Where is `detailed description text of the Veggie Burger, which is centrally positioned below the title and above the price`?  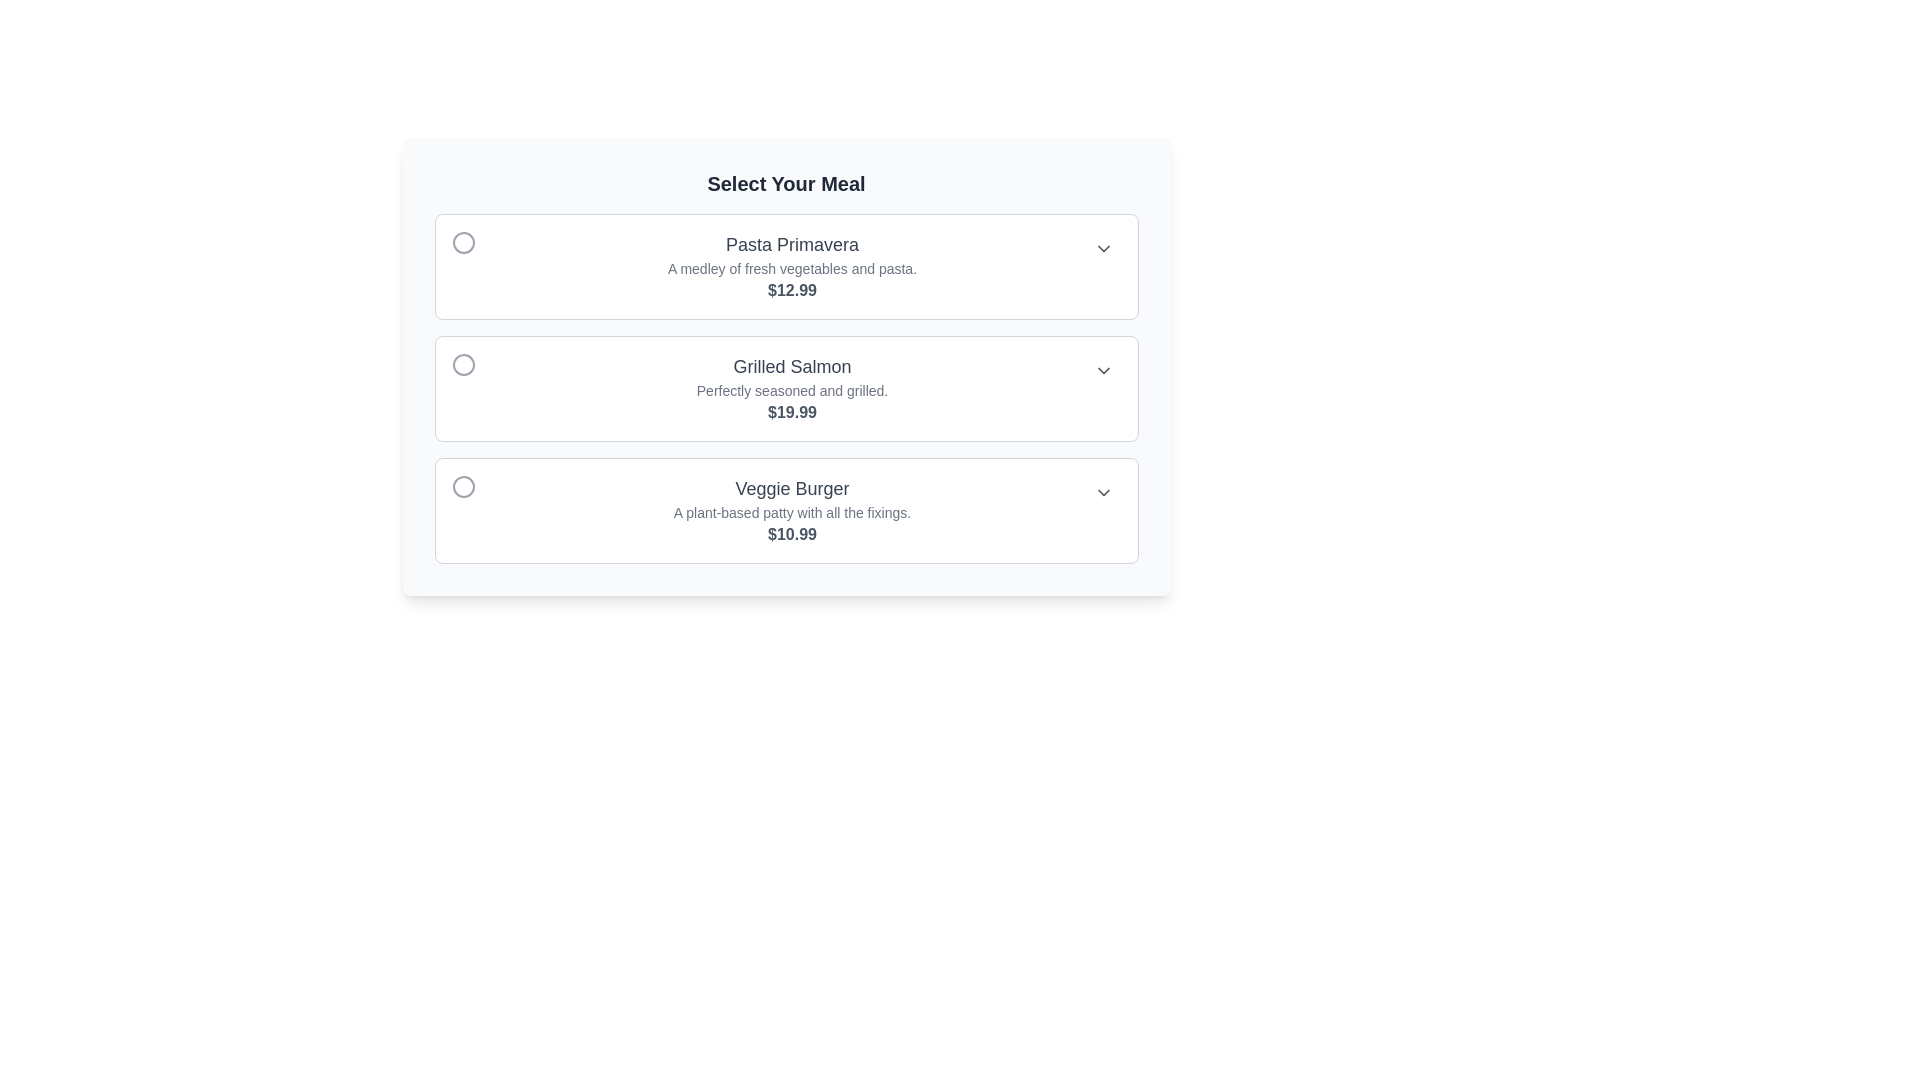
detailed description text of the Veggie Burger, which is centrally positioned below the title and above the price is located at coordinates (791, 512).